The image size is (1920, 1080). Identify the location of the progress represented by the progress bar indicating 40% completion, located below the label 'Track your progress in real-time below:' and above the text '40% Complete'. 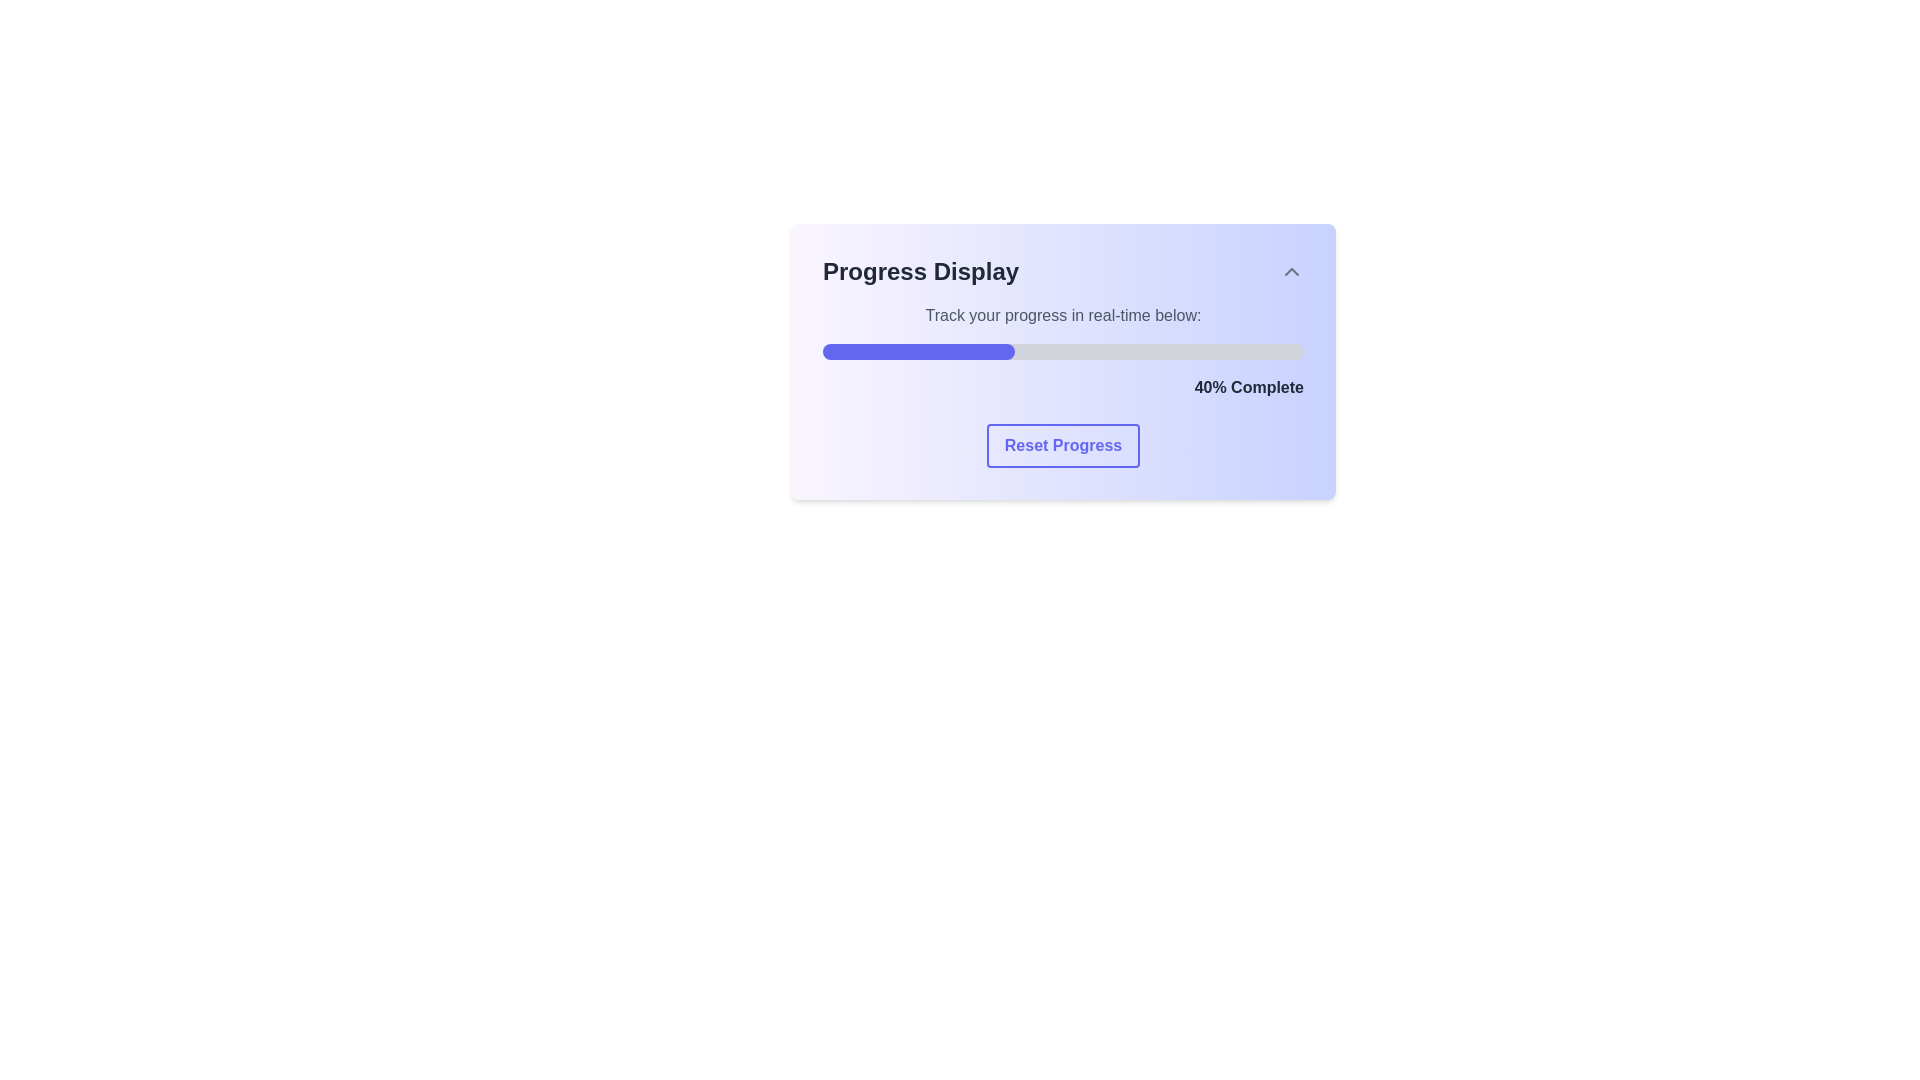
(1062, 350).